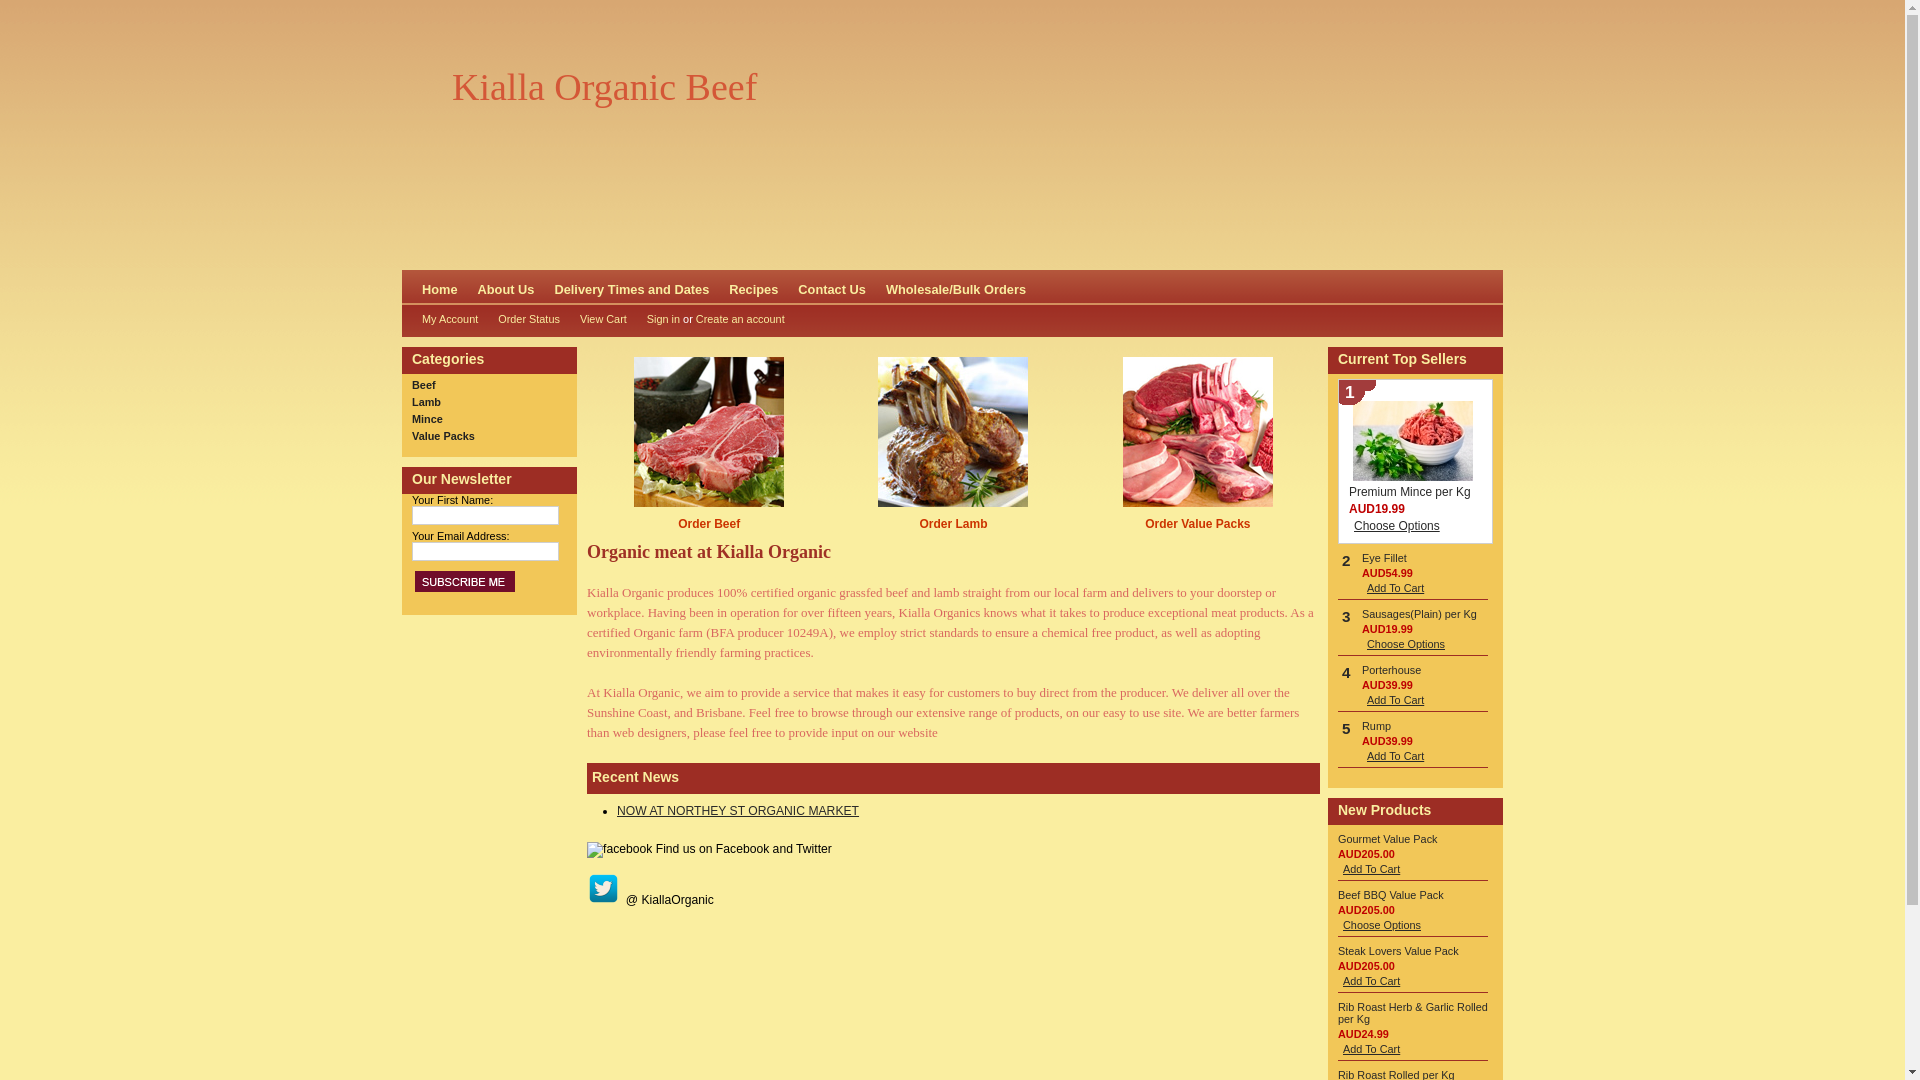 Image resolution: width=1920 pixels, height=1080 pixels. I want to click on 'Beef BBQ Value Pack', so click(1390, 893).